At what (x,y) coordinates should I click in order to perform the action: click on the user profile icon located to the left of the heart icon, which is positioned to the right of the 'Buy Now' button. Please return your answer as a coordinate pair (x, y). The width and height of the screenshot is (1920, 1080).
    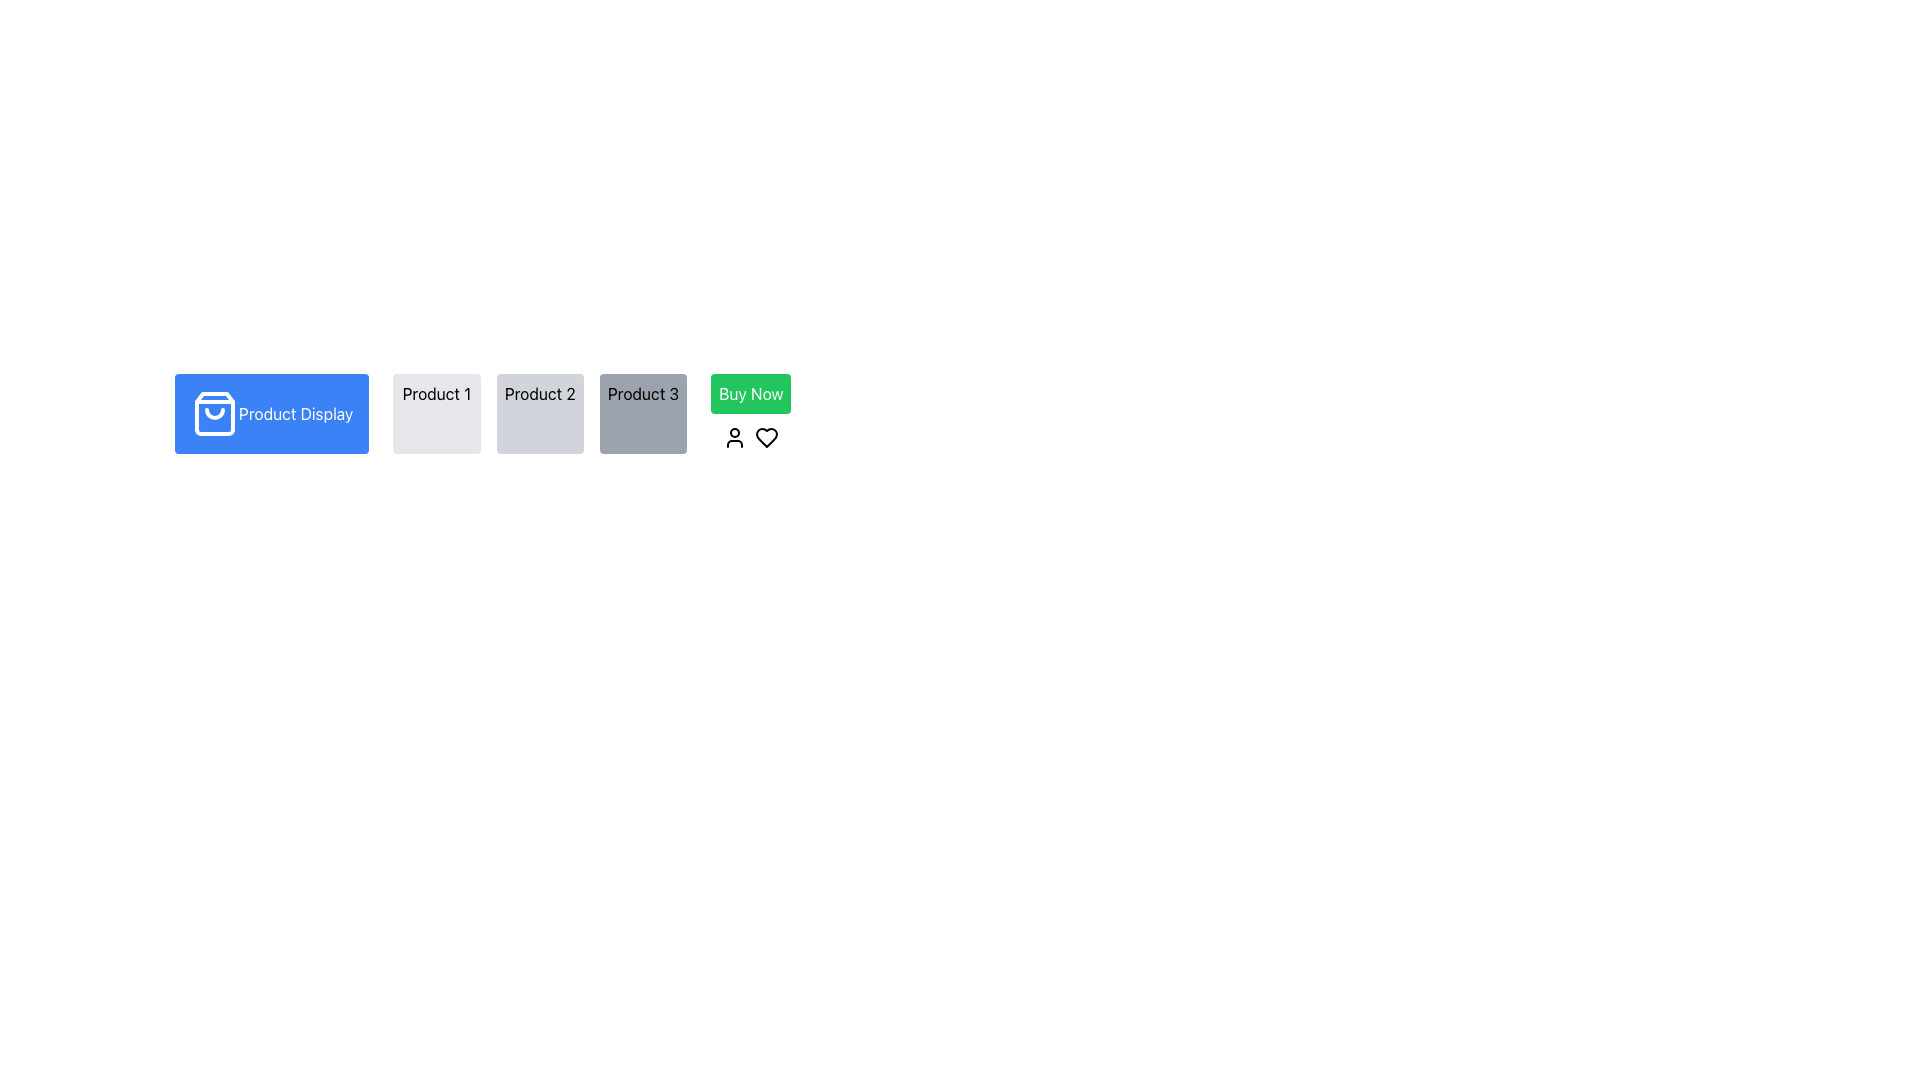
    Looking at the image, I should click on (734, 437).